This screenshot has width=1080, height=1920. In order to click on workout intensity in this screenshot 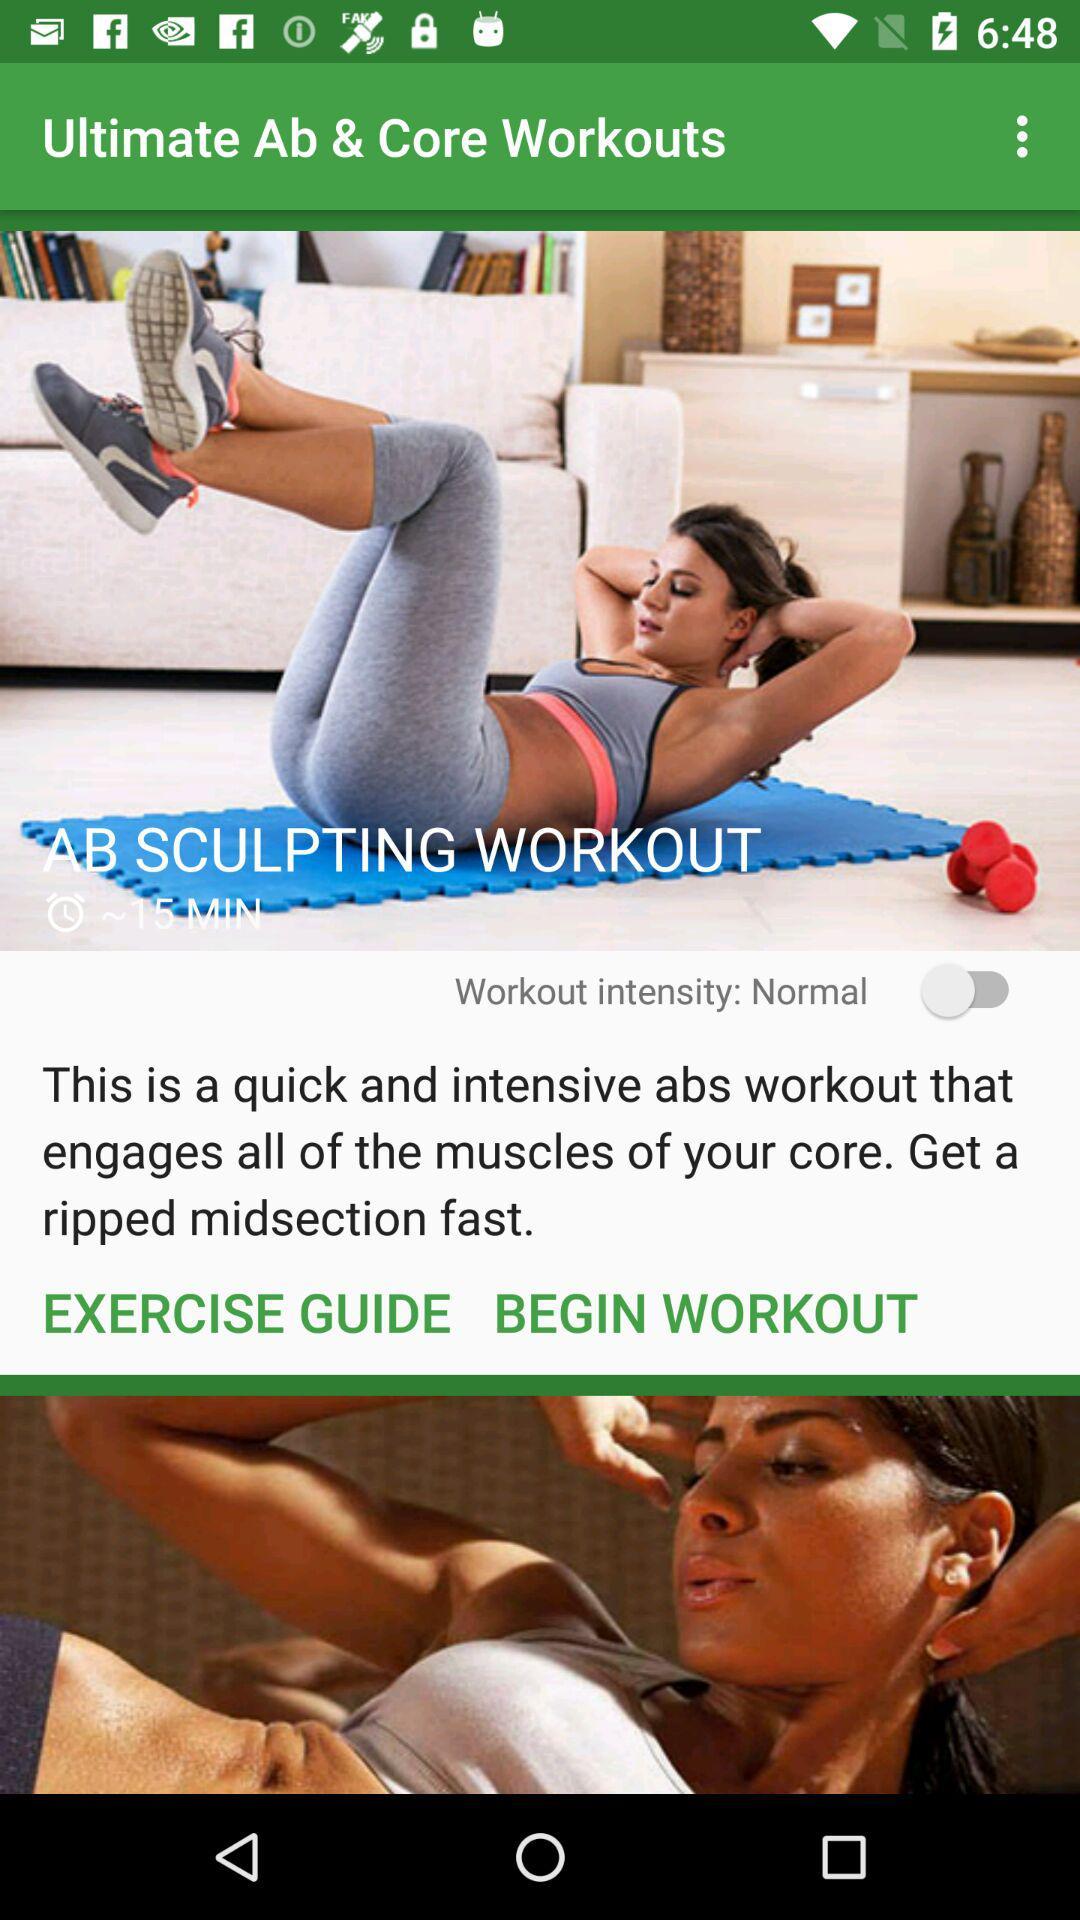, I will do `click(951, 990)`.